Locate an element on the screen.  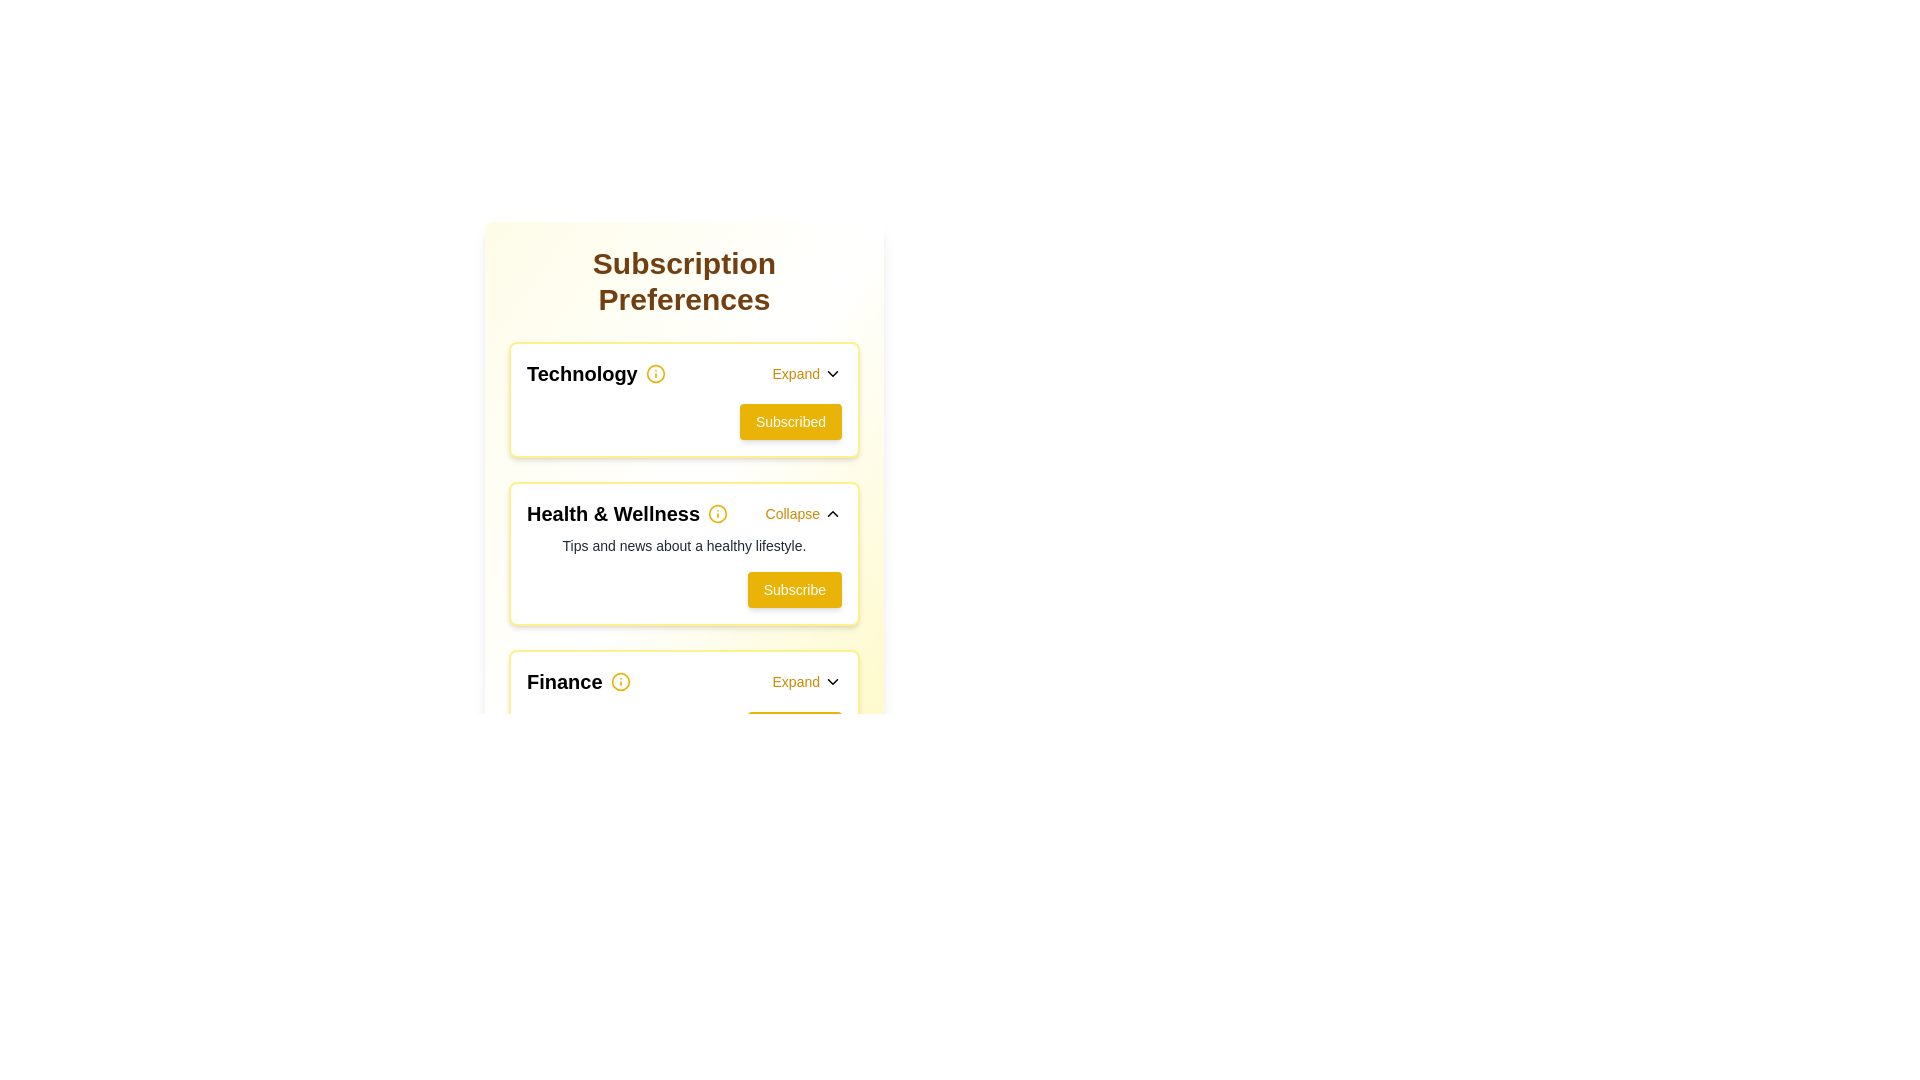
the bold, extra-large 'Finance' text label which is aligned horizontally with a yellow information icon to its right is located at coordinates (577, 681).